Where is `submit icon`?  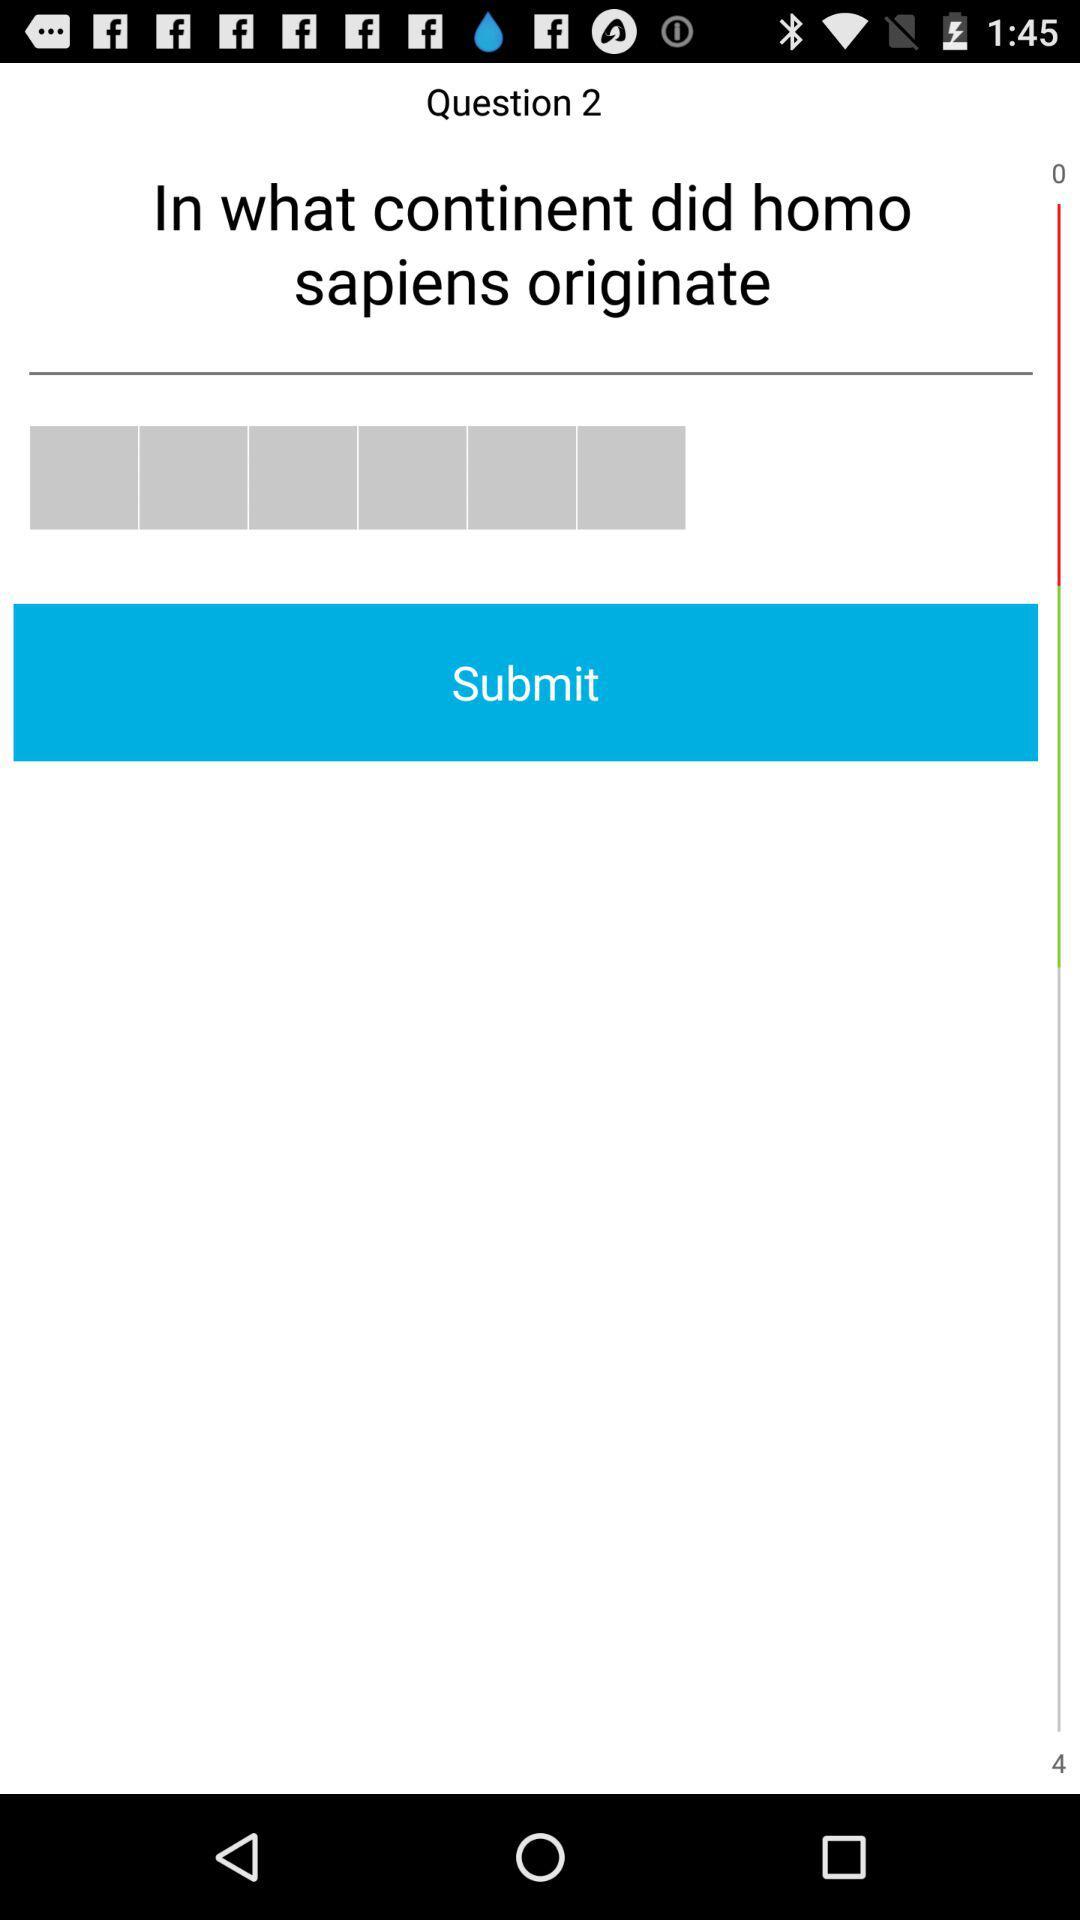
submit icon is located at coordinates (524, 682).